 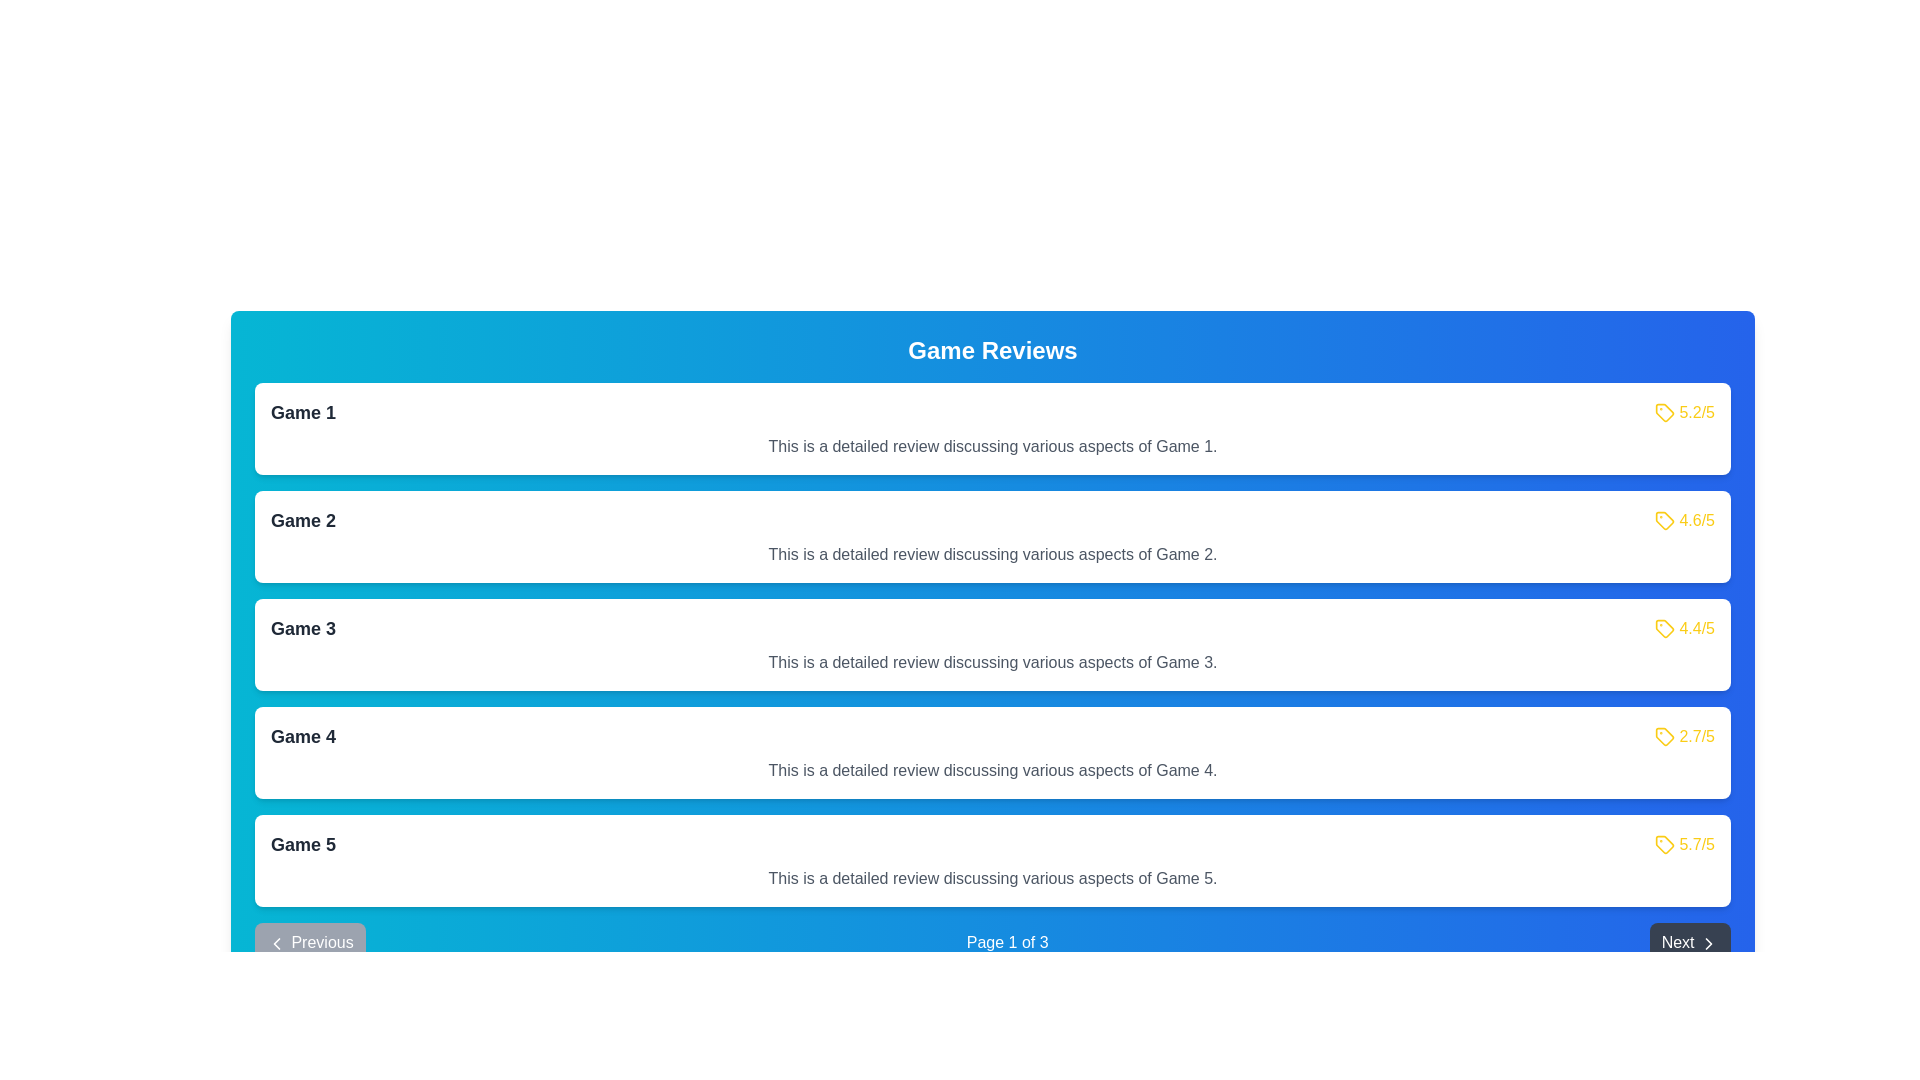 What do you see at coordinates (1696, 411) in the screenshot?
I see `displayed rating score from the Text label located in the topmost row of the review entries, positioned next to a tag icon` at bounding box center [1696, 411].